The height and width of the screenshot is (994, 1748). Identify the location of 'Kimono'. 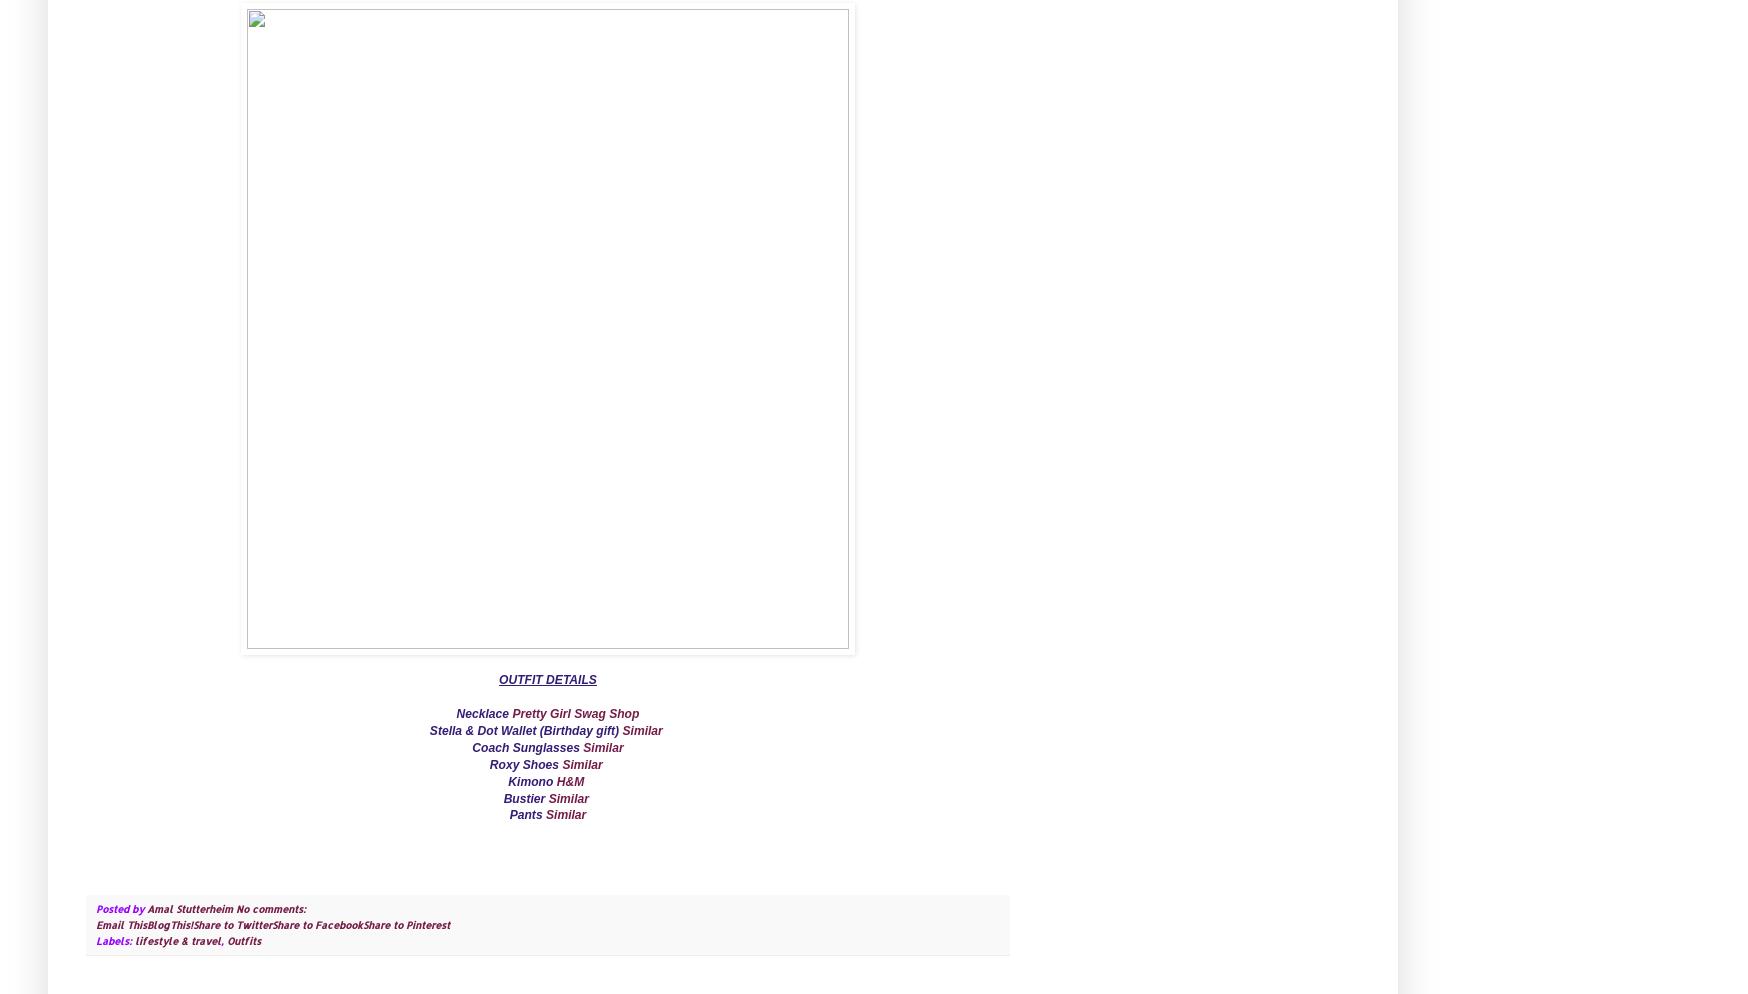
(531, 779).